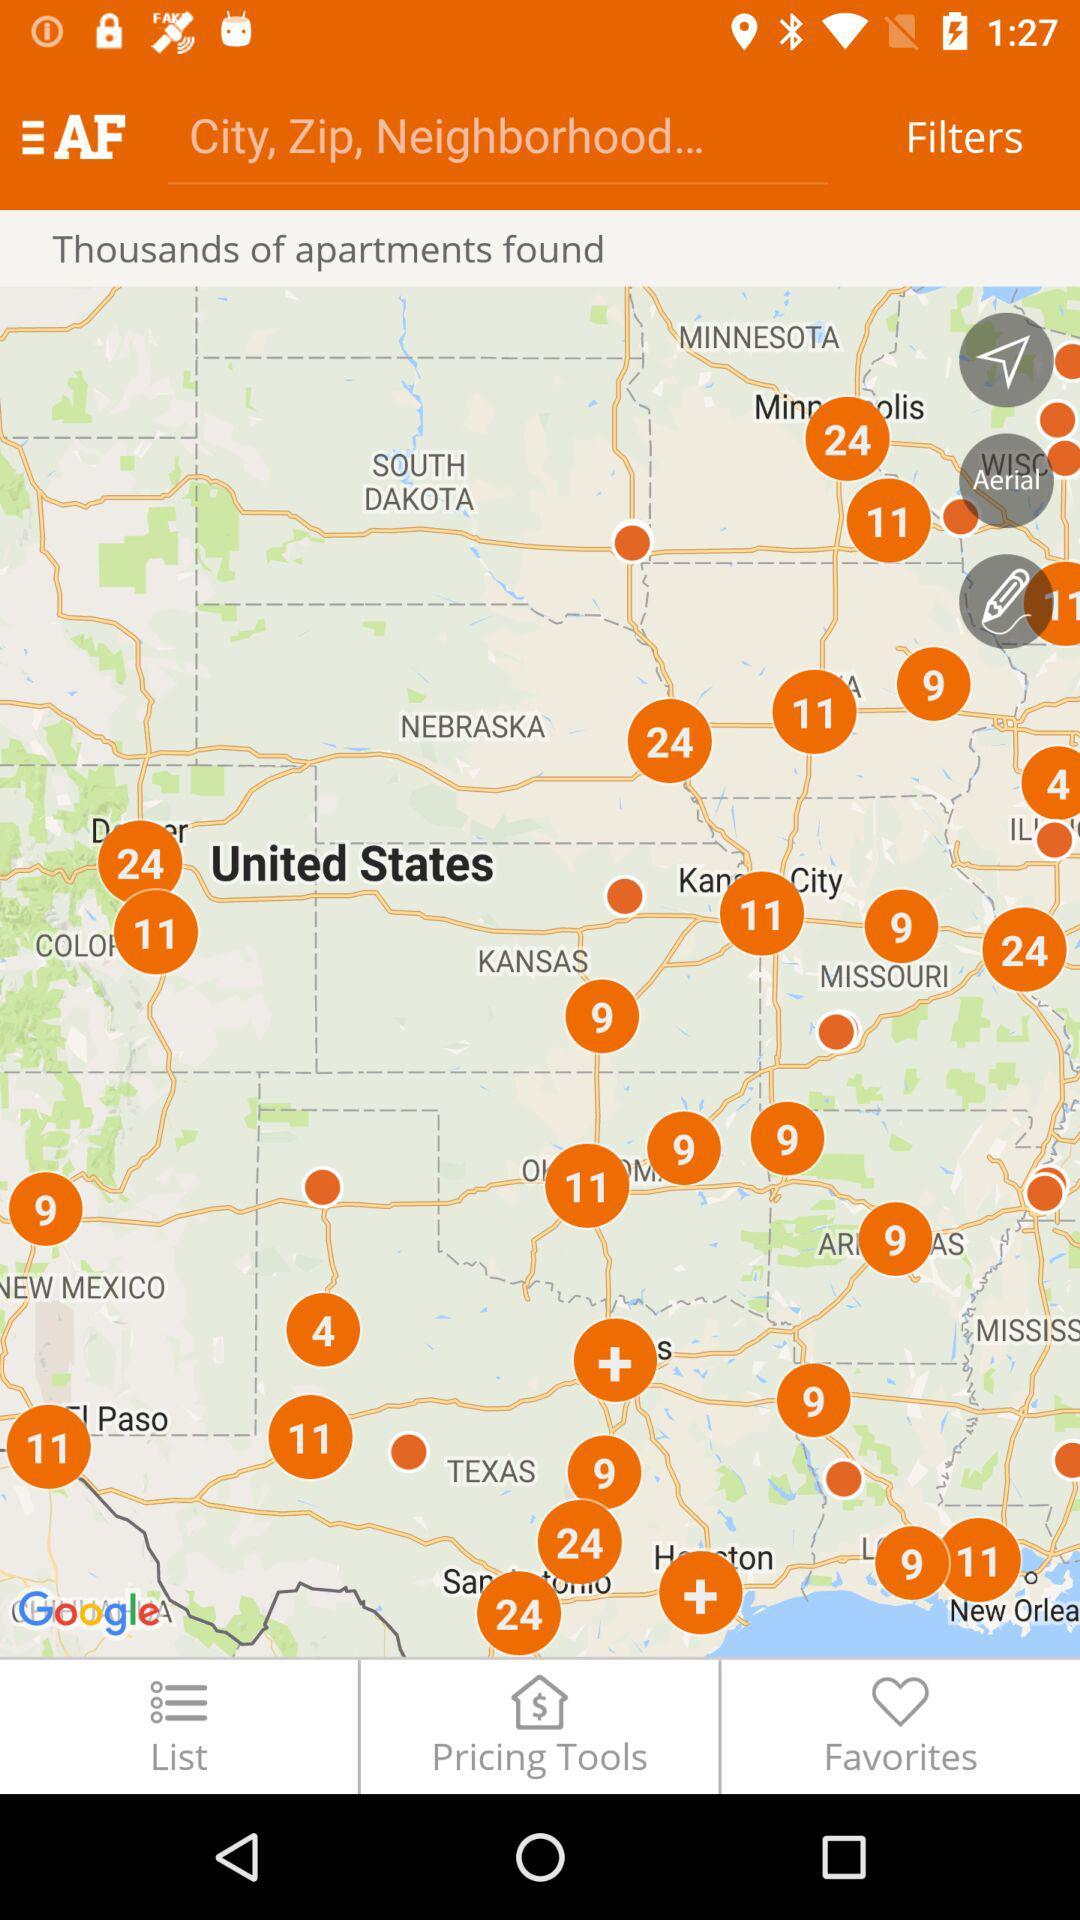 The image size is (1080, 1920). I want to click on address, so click(496, 133).